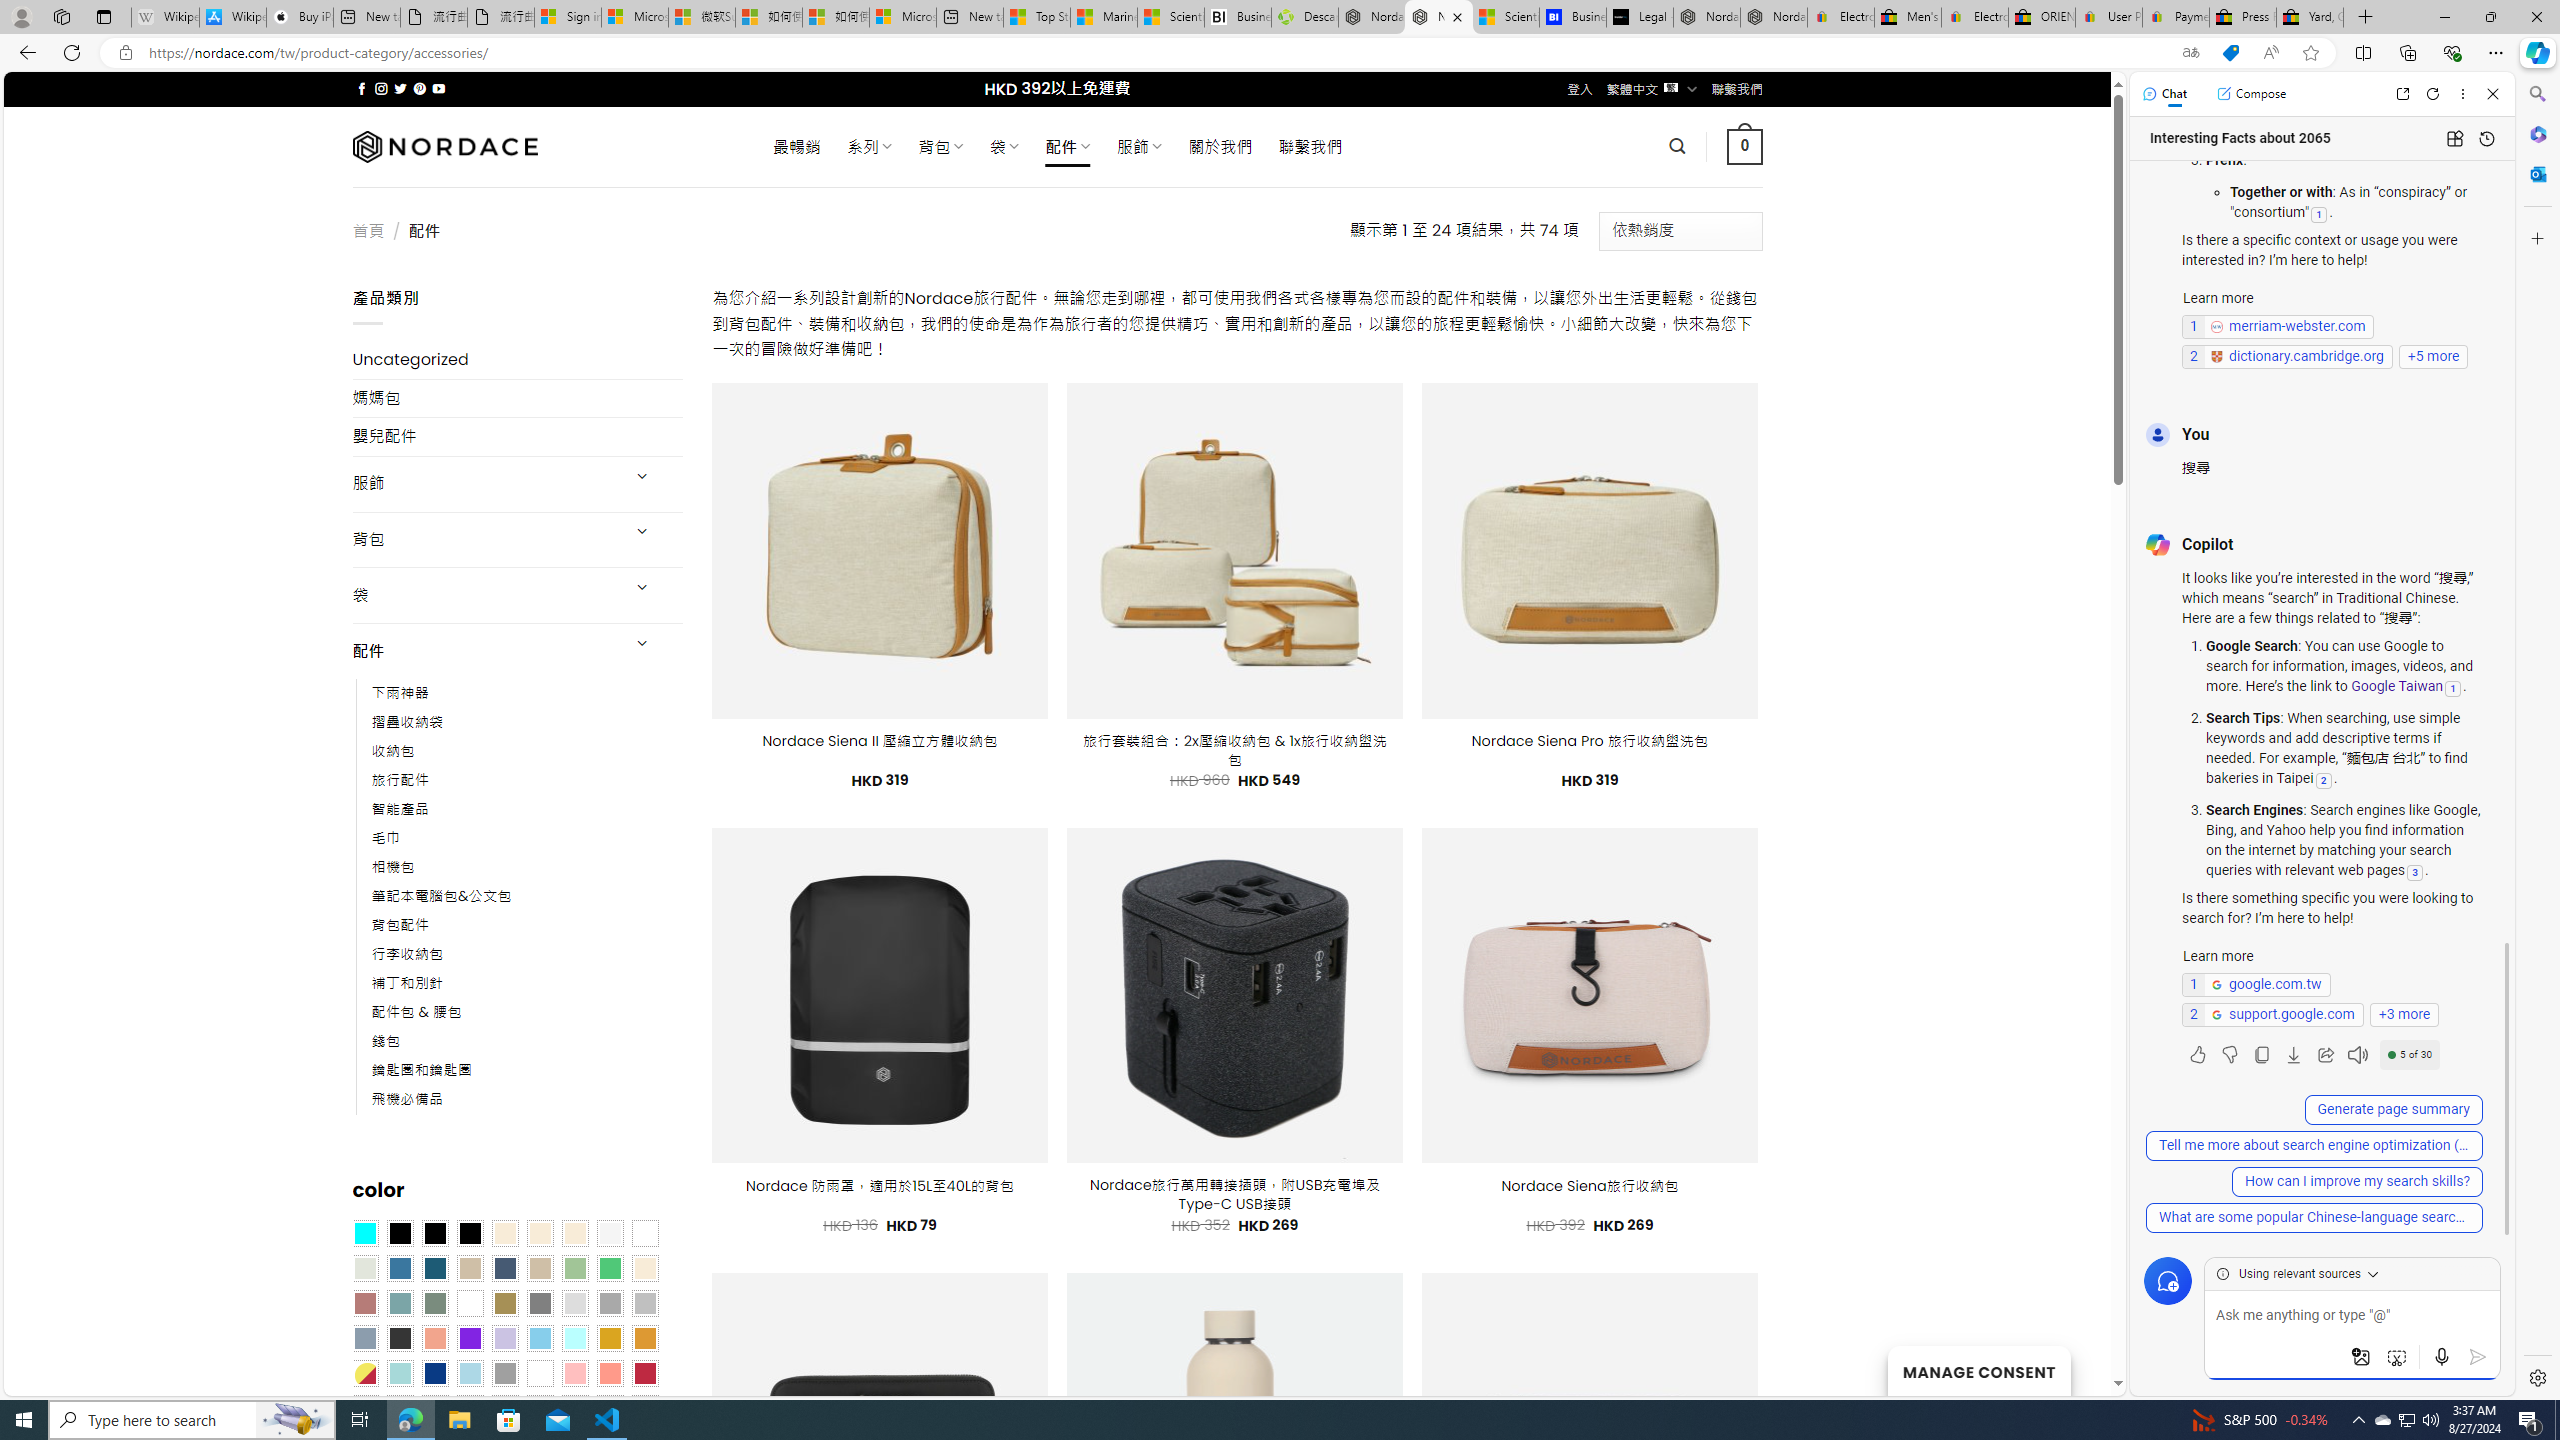 The height and width of the screenshot is (1440, 2560). Describe the element at coordinates (2230, 53) in the screenshot. I see `'This site has coupons! Shopping in Microsoft Edge'` at that location.